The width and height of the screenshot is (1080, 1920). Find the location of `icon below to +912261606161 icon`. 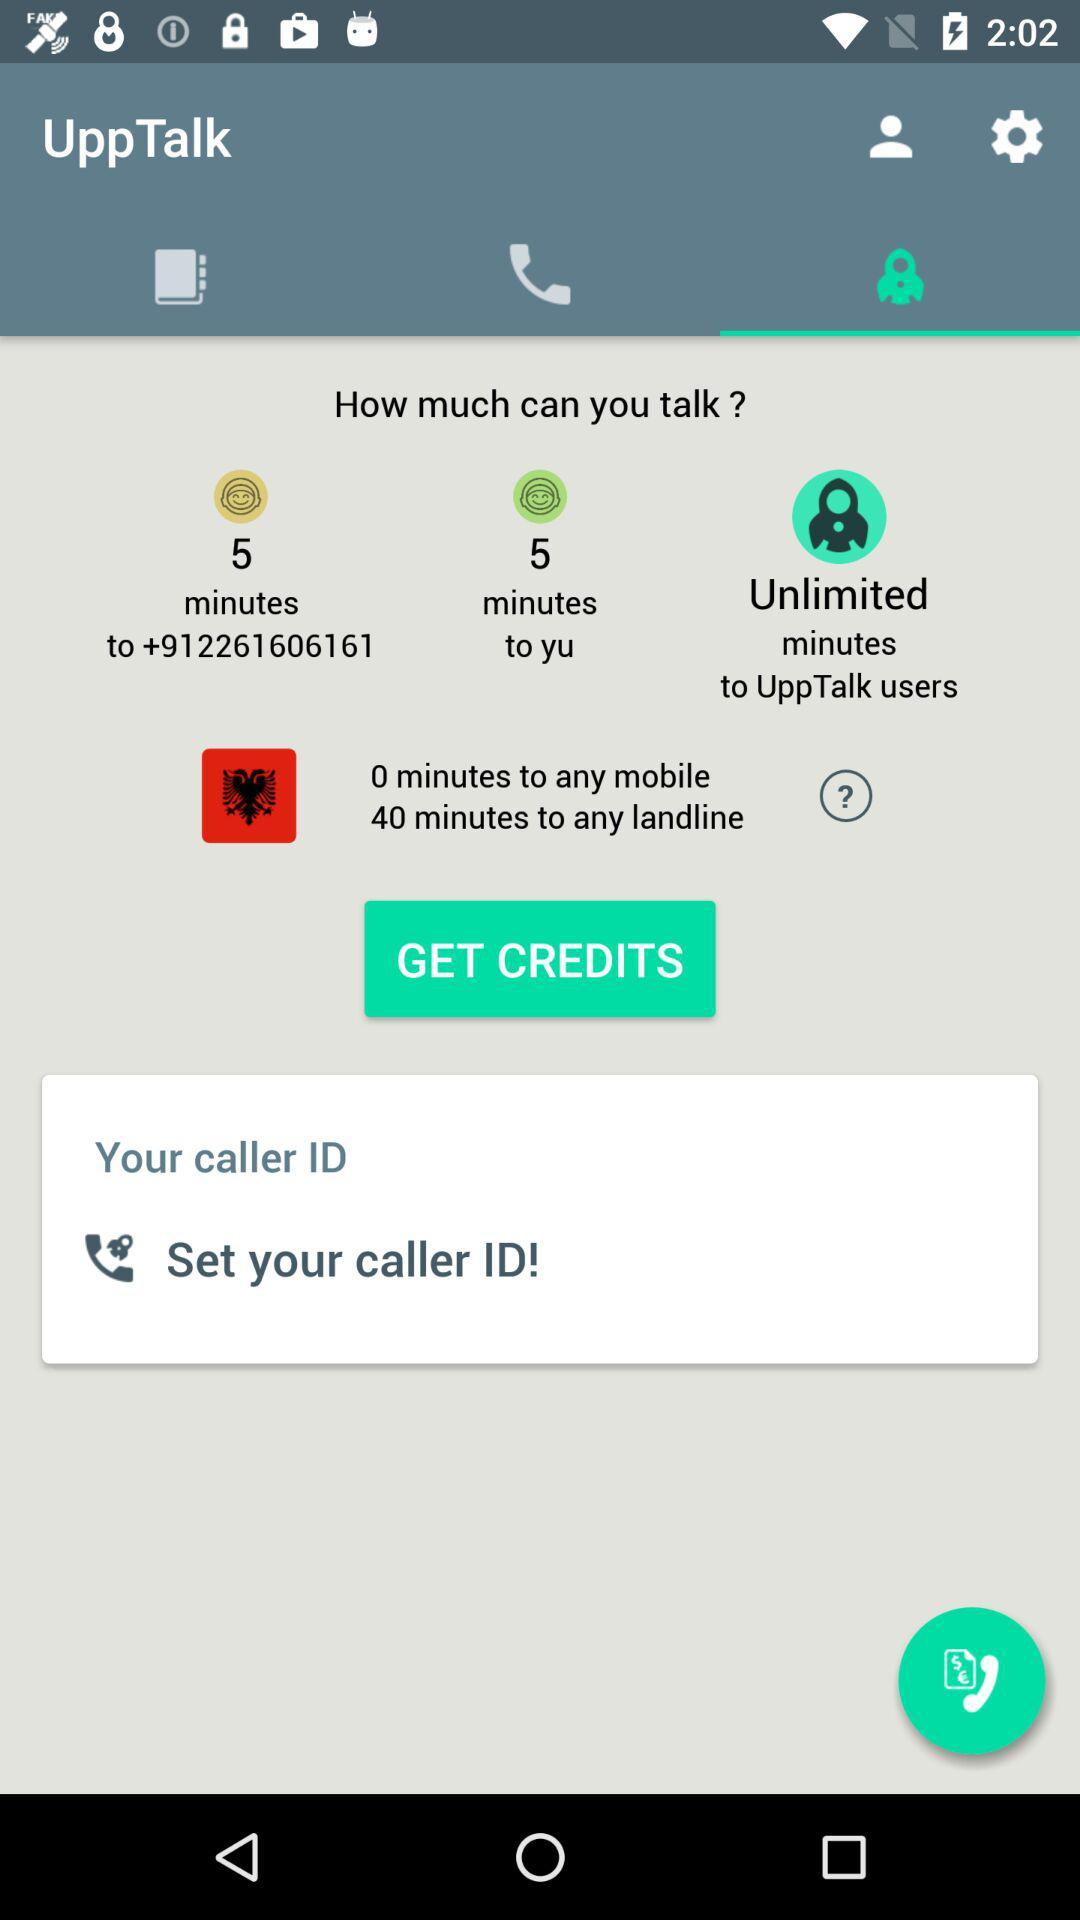

icon below to +912261606161 icon is located at coordinates (248, 794).